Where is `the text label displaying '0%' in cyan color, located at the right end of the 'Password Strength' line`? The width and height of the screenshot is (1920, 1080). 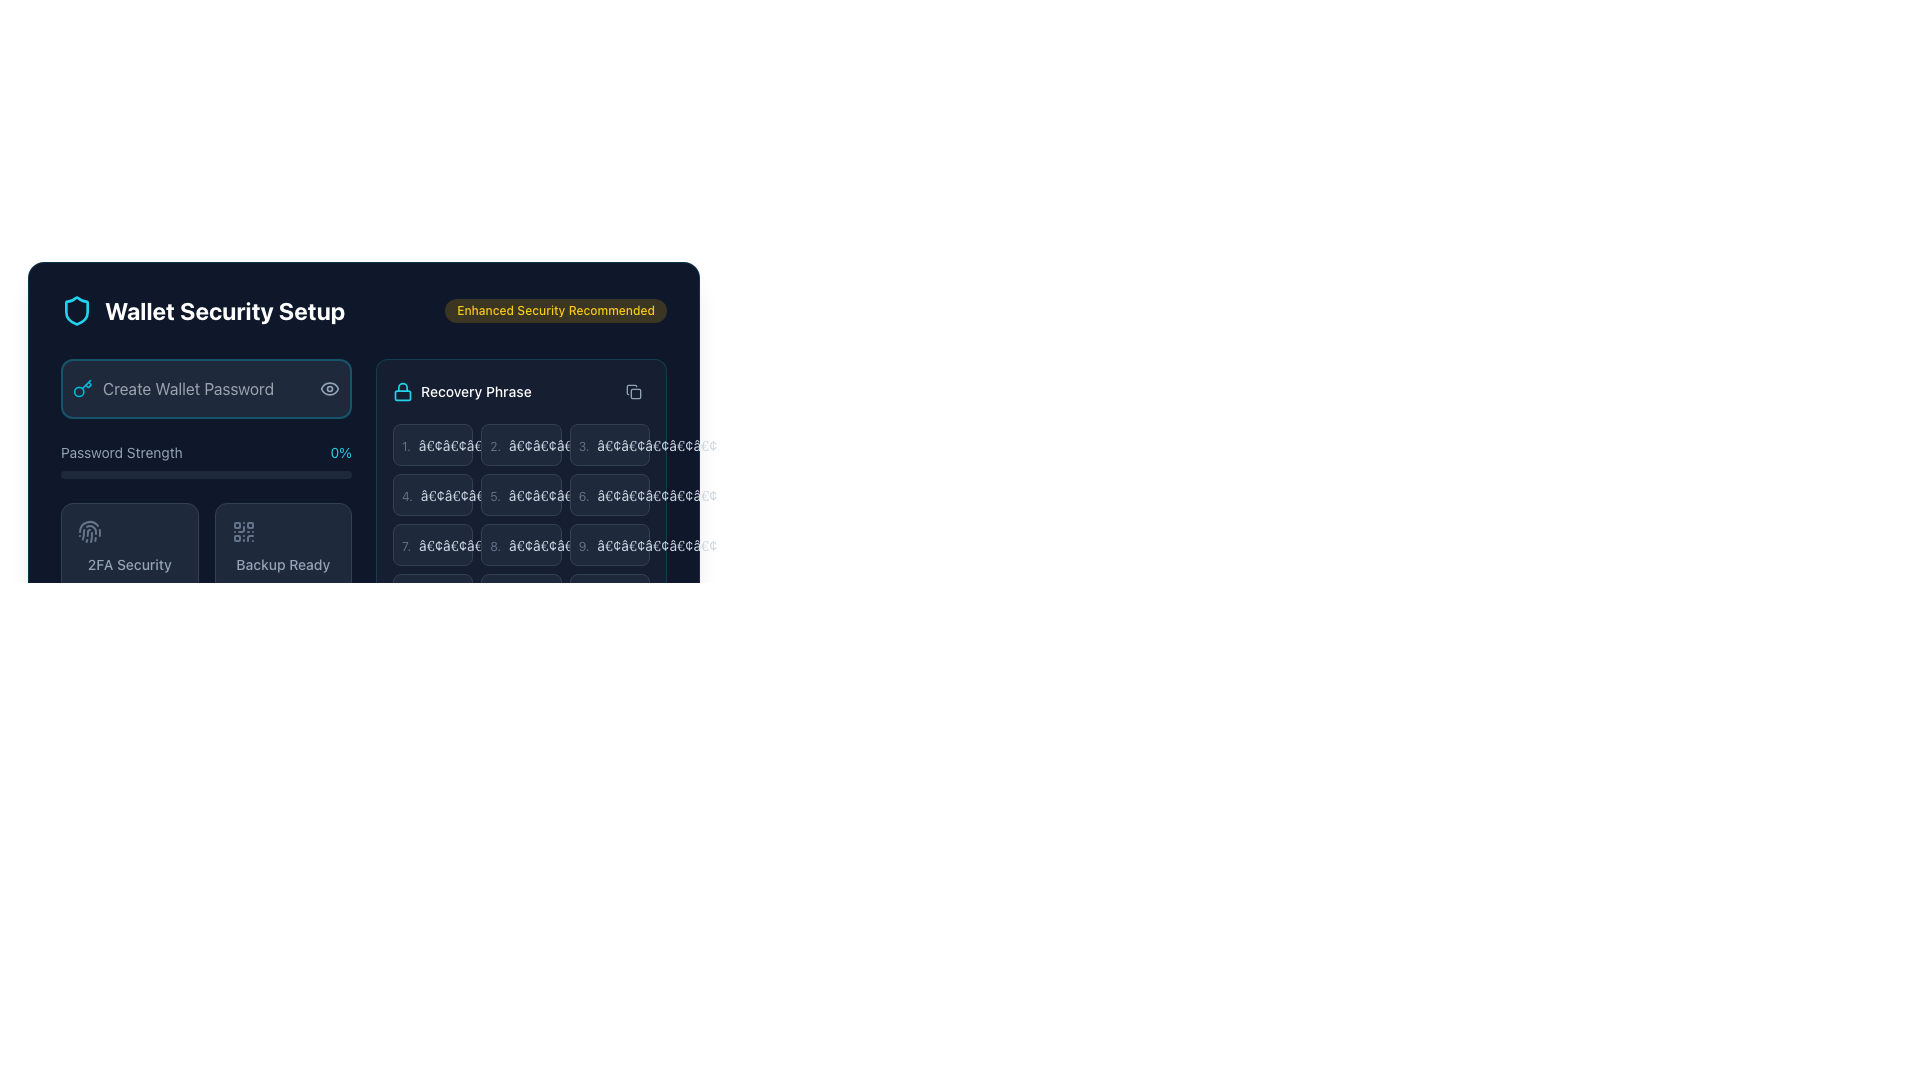 the text label displaying '0%' in cyan color, located at the right end of the 'Password Strength' line is located at coordinates (341, 452).